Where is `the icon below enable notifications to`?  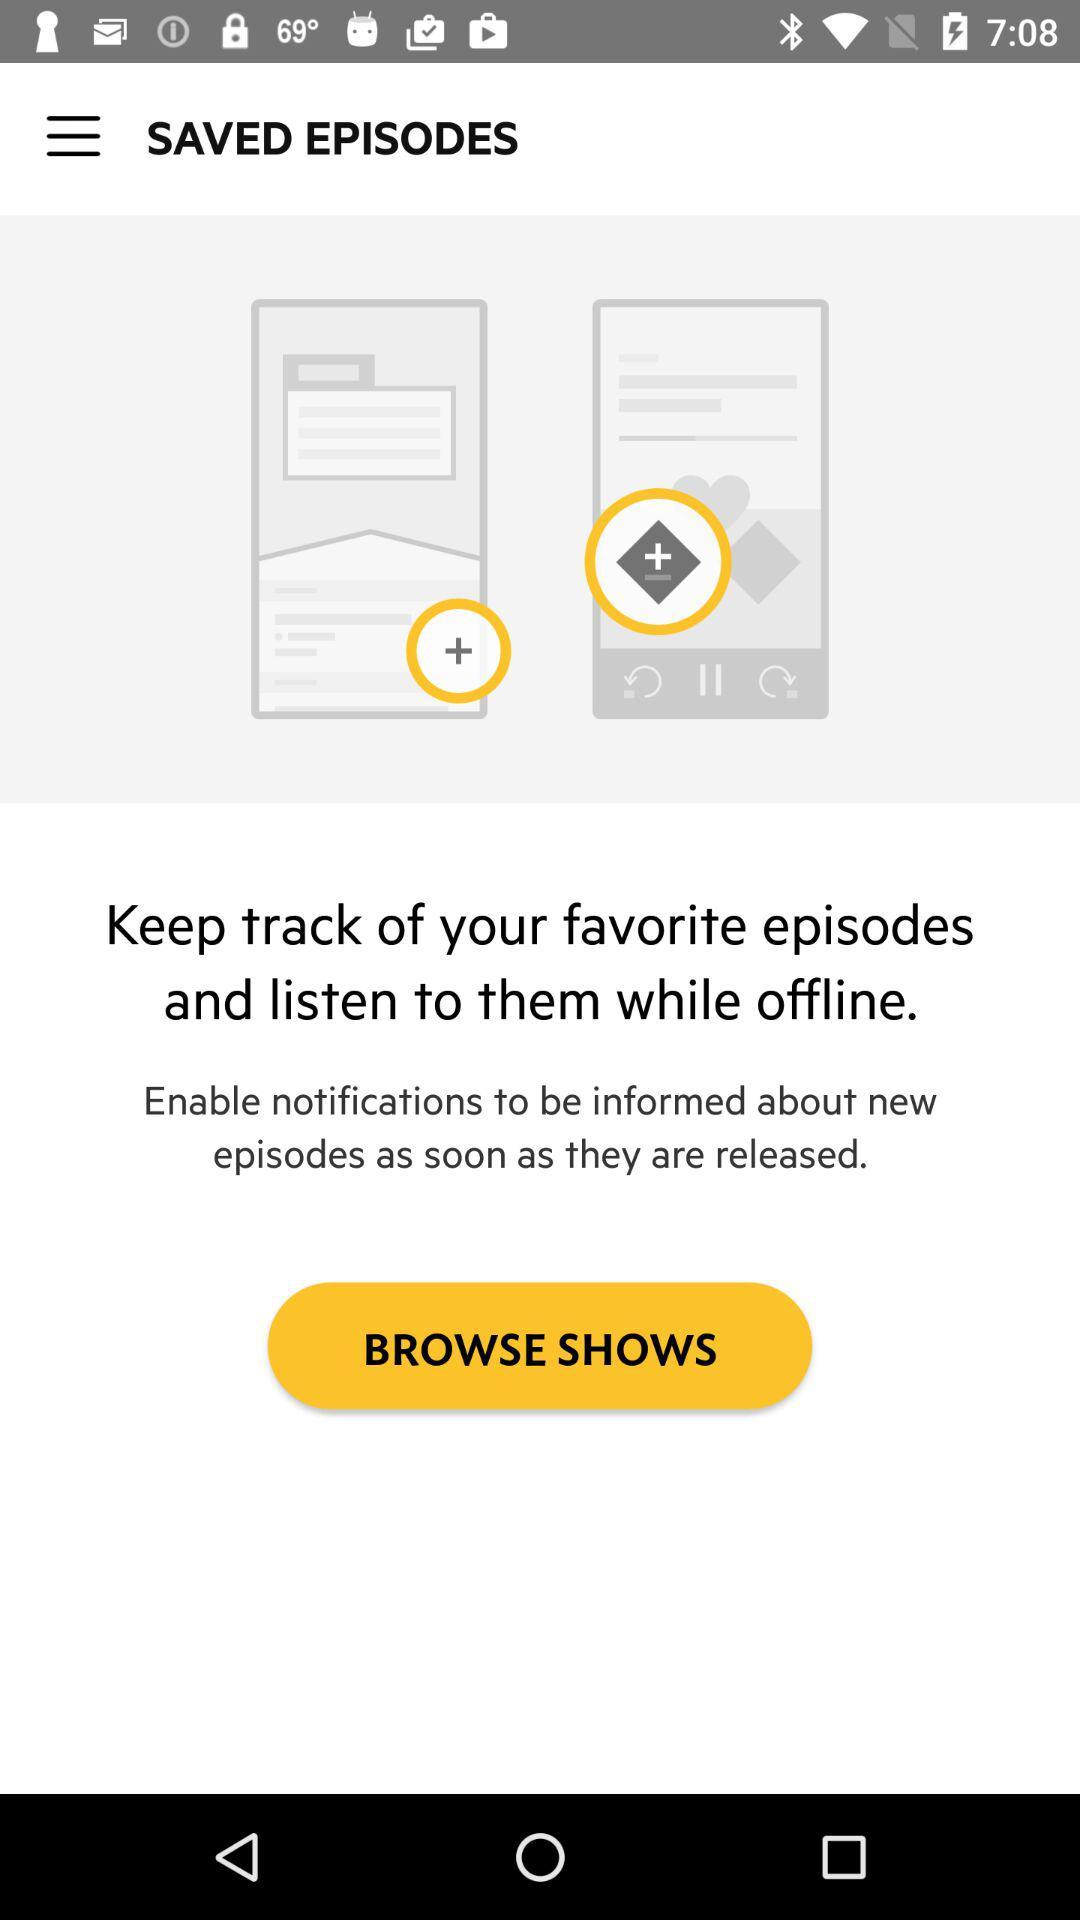 the icon below enable notifications to is located at coordinates (540, 1345).